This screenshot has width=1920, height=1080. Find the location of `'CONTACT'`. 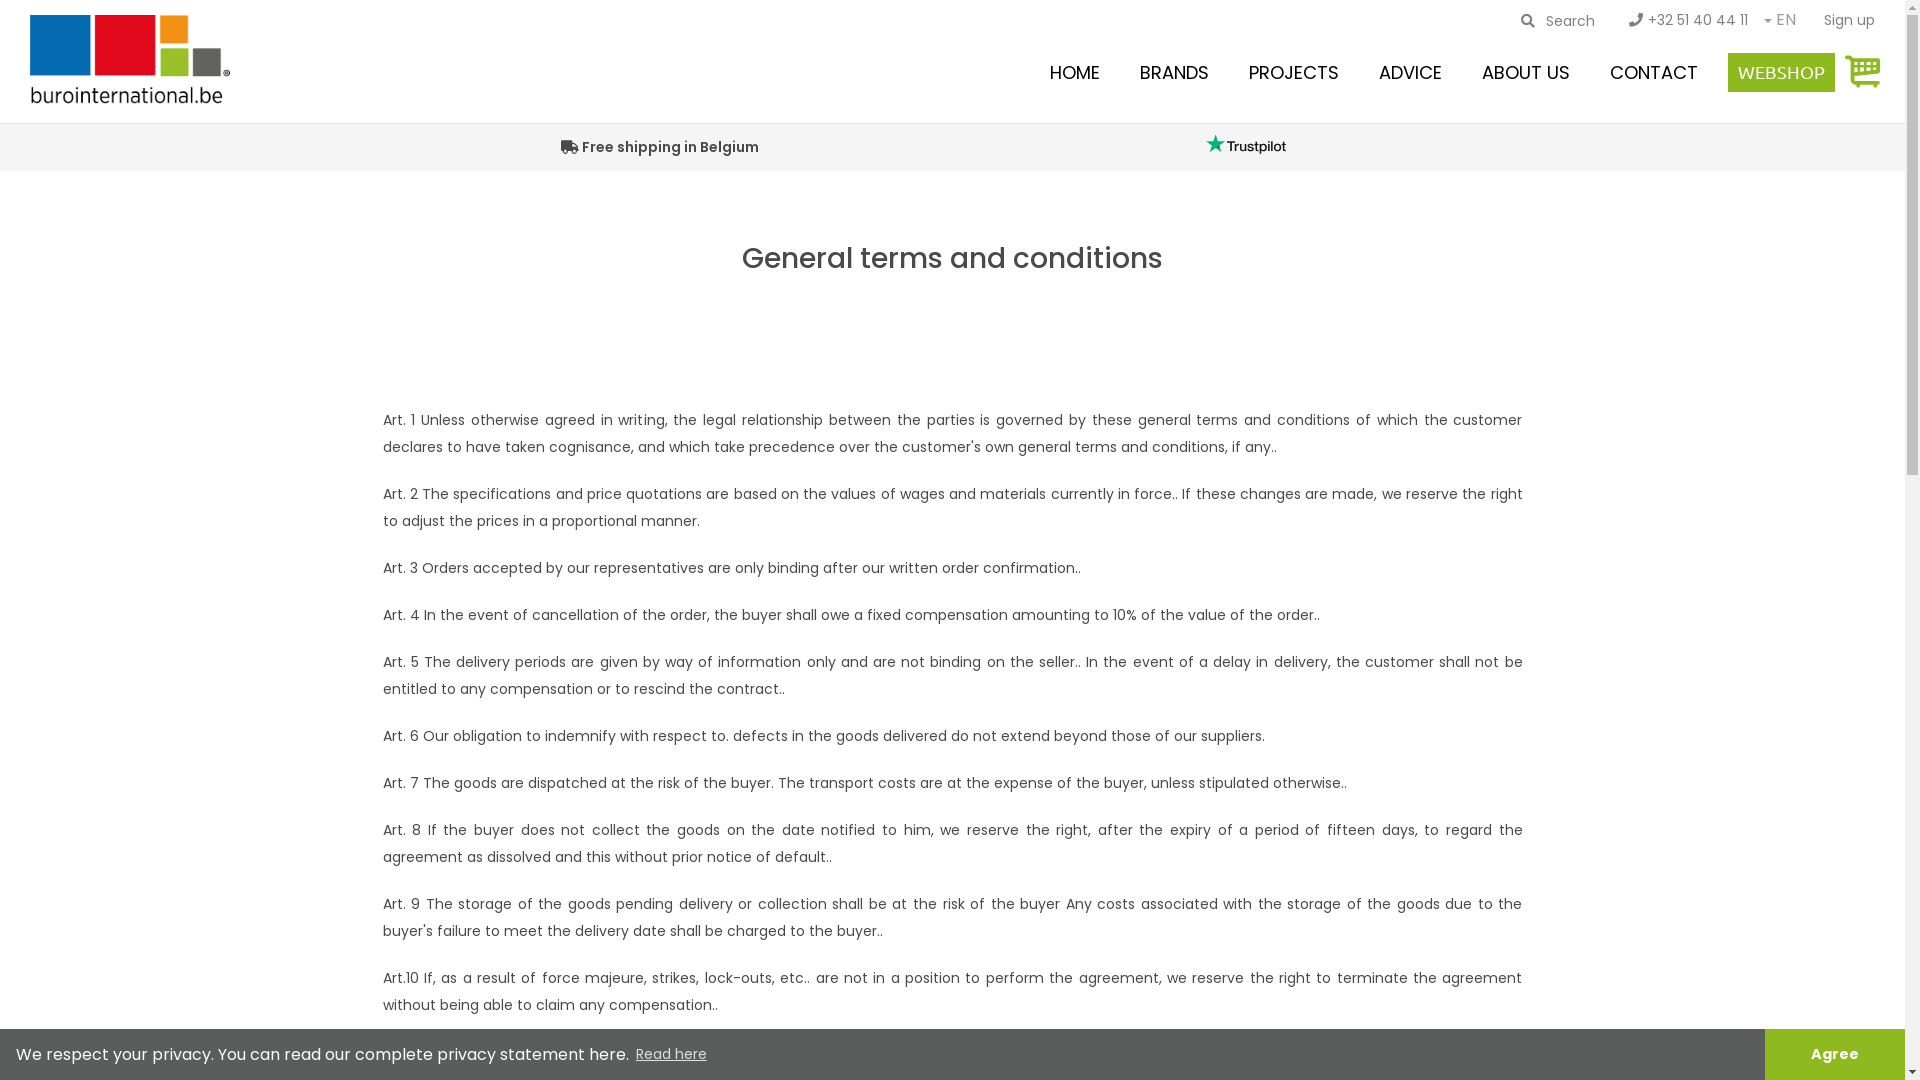

'CONTACT' is located at coordinates (1598, 71).